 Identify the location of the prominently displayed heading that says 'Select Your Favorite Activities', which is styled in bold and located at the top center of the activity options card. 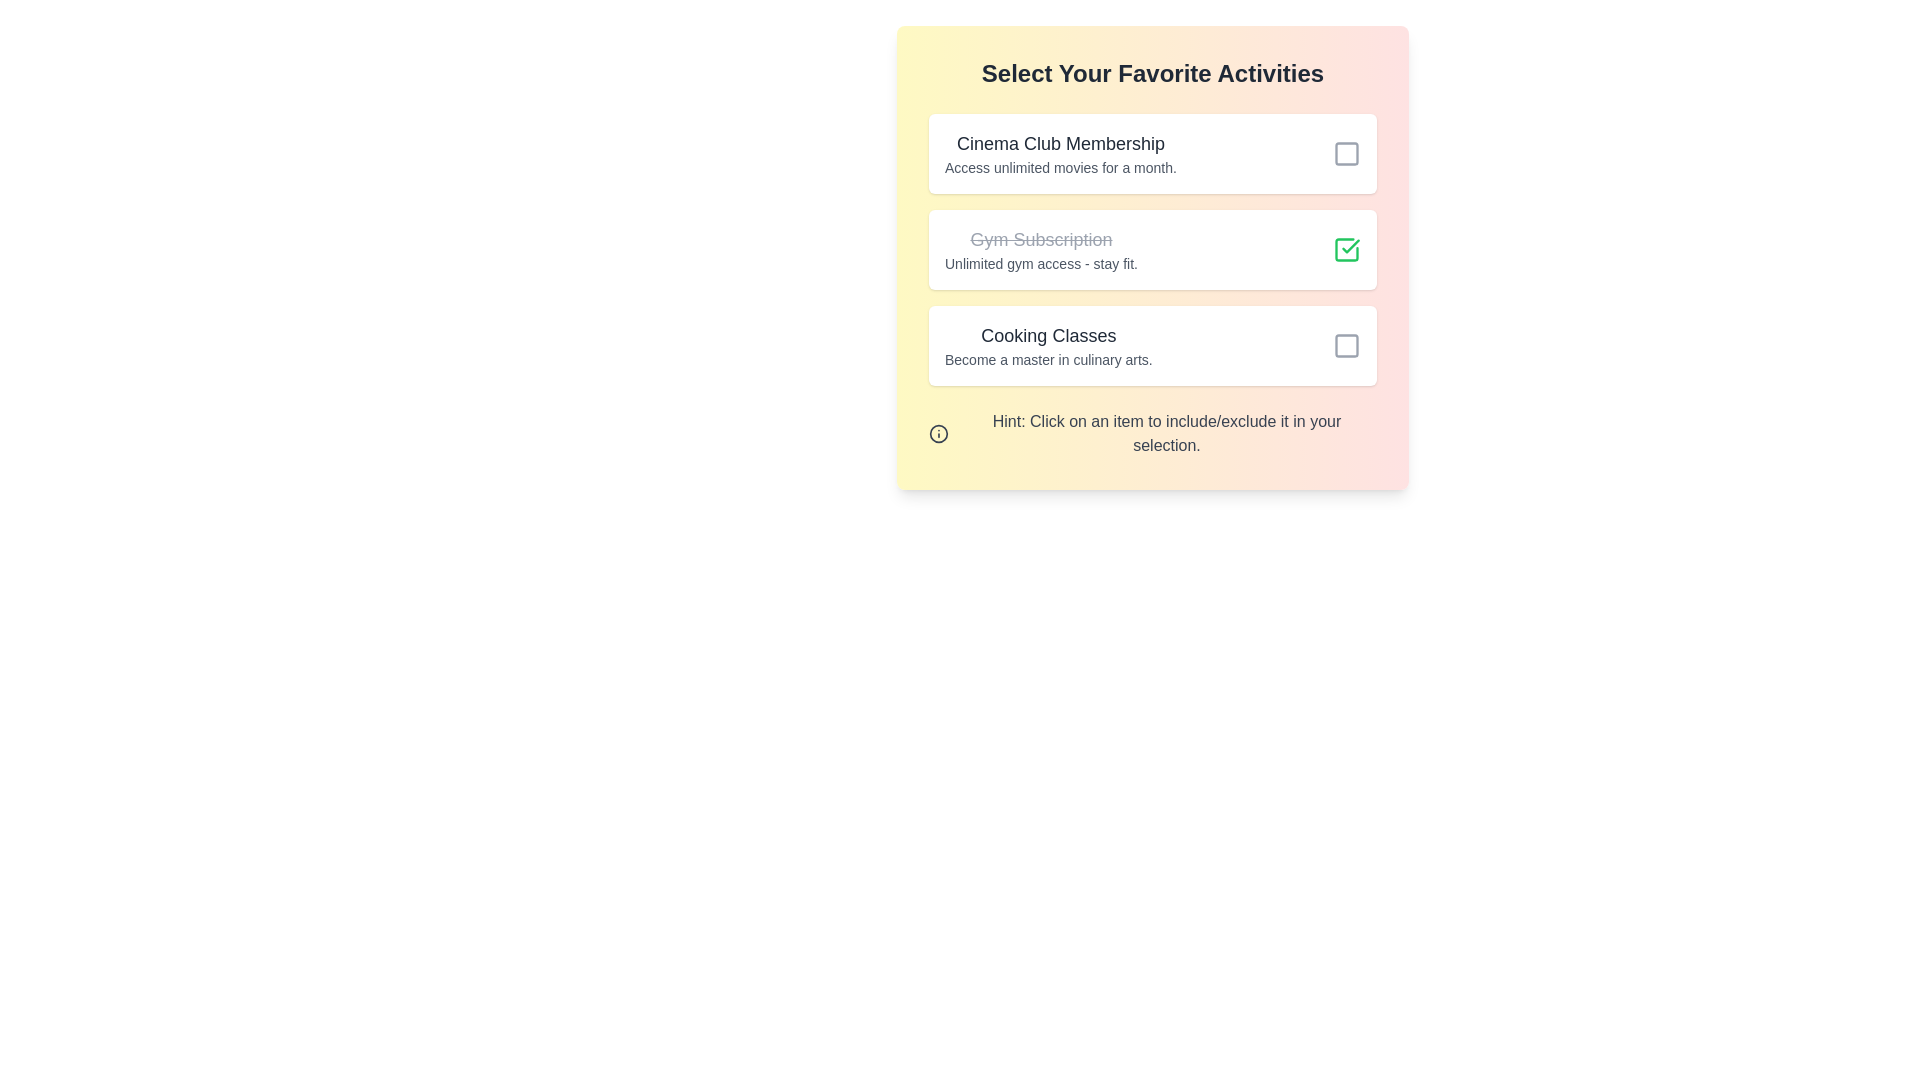
(1152, 72).